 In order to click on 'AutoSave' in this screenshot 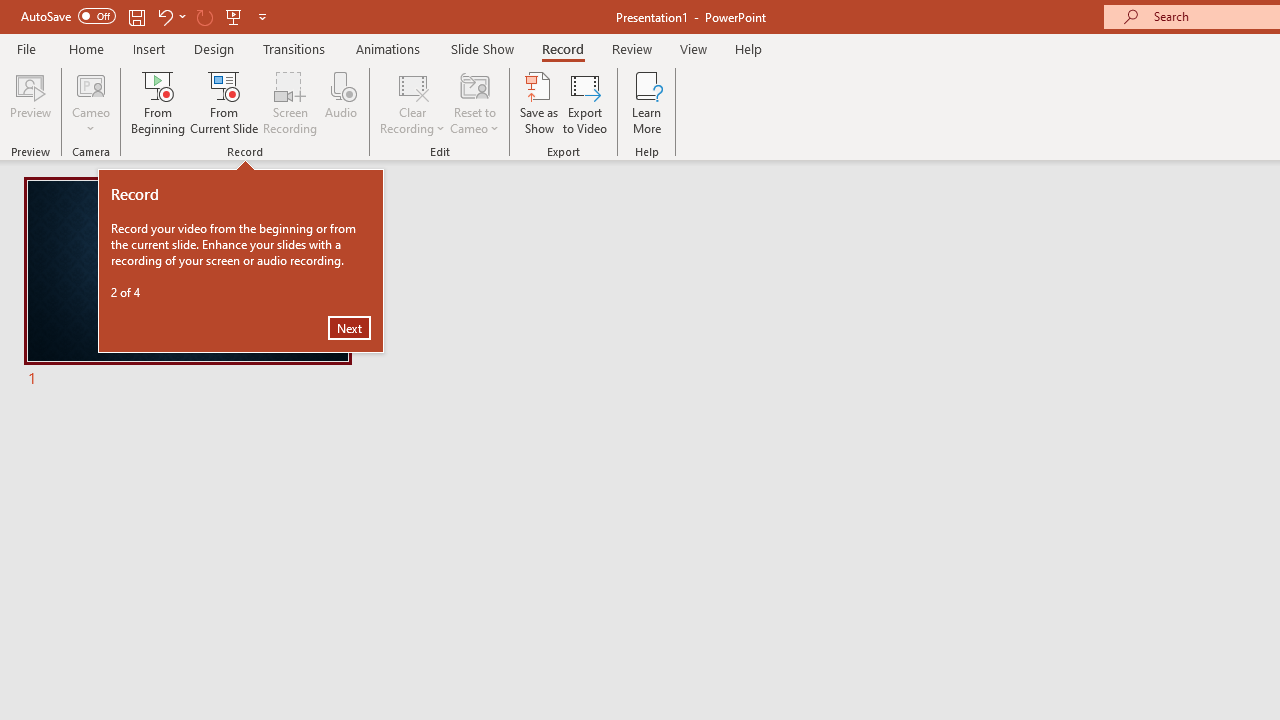, I will do `click(68, 16)`.